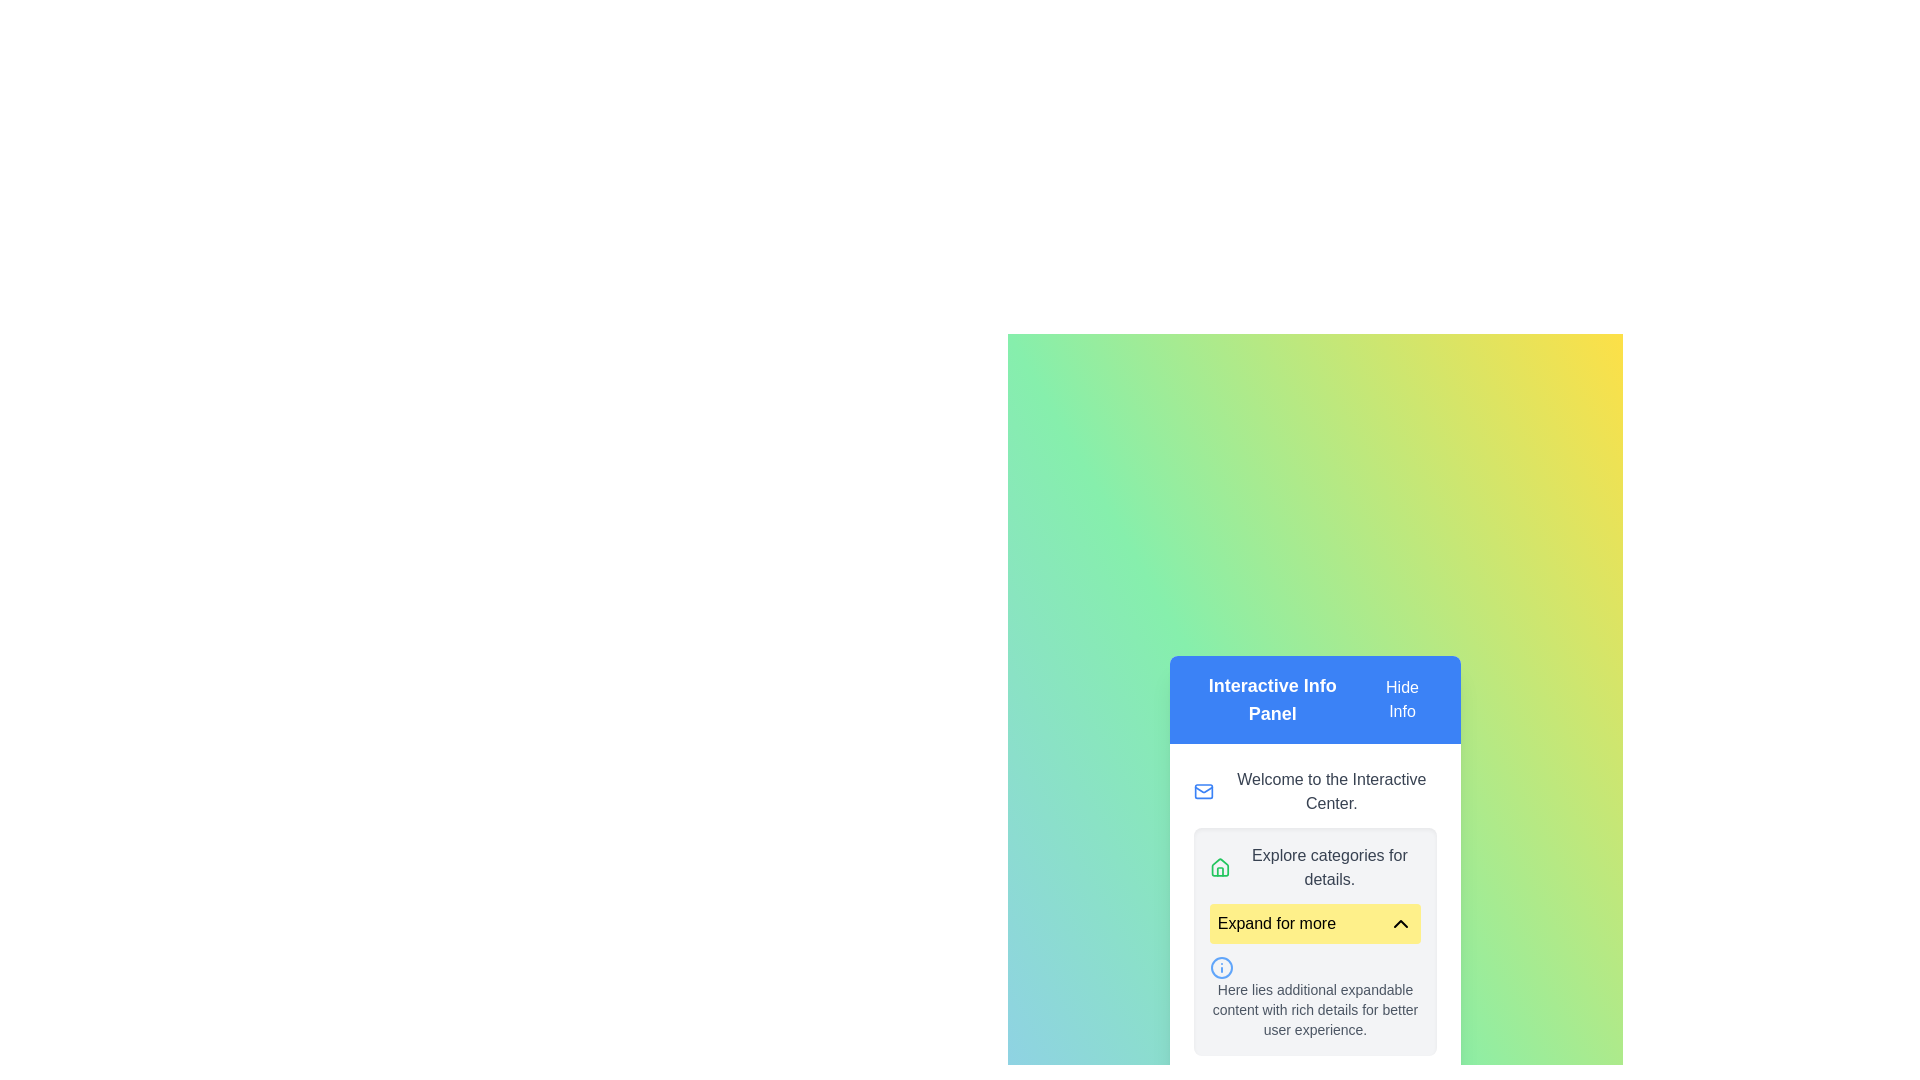 The image size is (1920, 1080). I want to click on the circular SVG element that serves as the 'info' or 'help' icon located at the bottom of the interactive panel interface, underneath the 'Expand for more' button, so click(1220, 967).